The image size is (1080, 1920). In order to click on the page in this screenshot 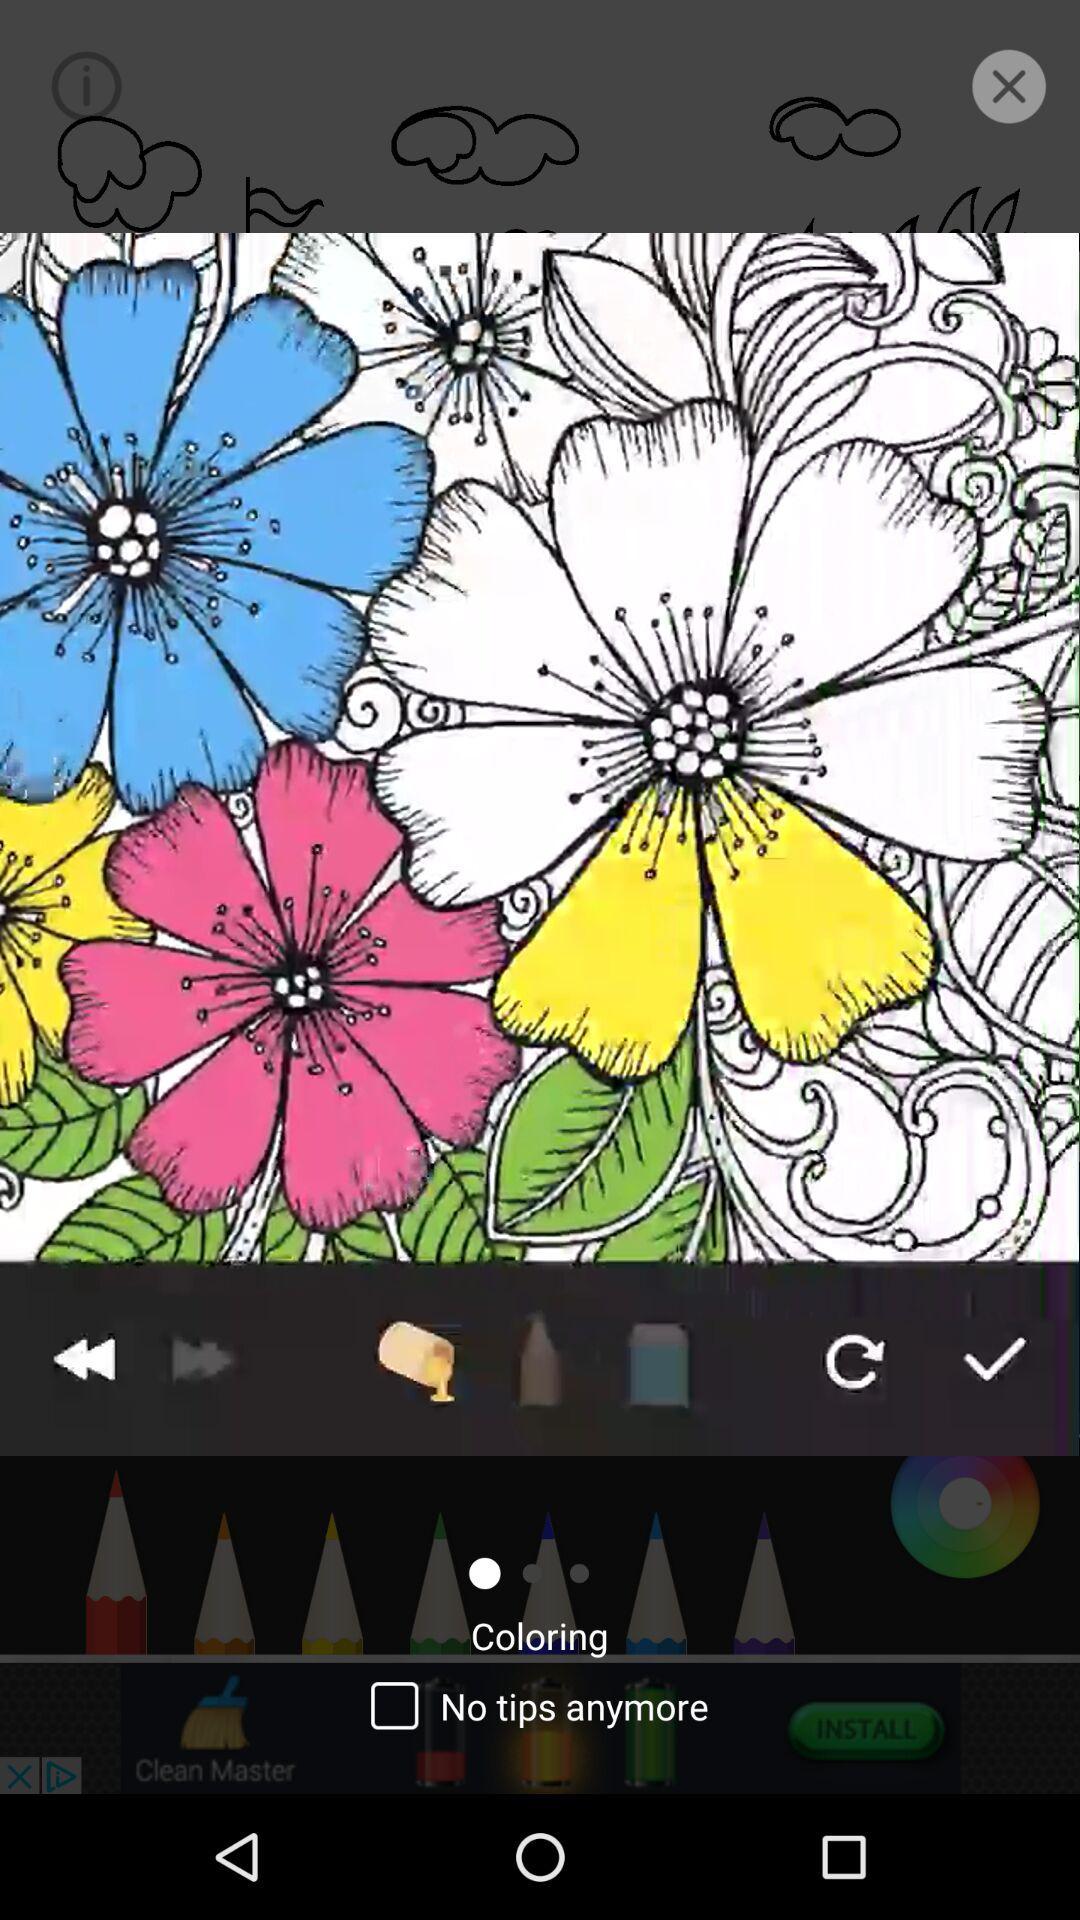, I will do `click(1009, 85)`.